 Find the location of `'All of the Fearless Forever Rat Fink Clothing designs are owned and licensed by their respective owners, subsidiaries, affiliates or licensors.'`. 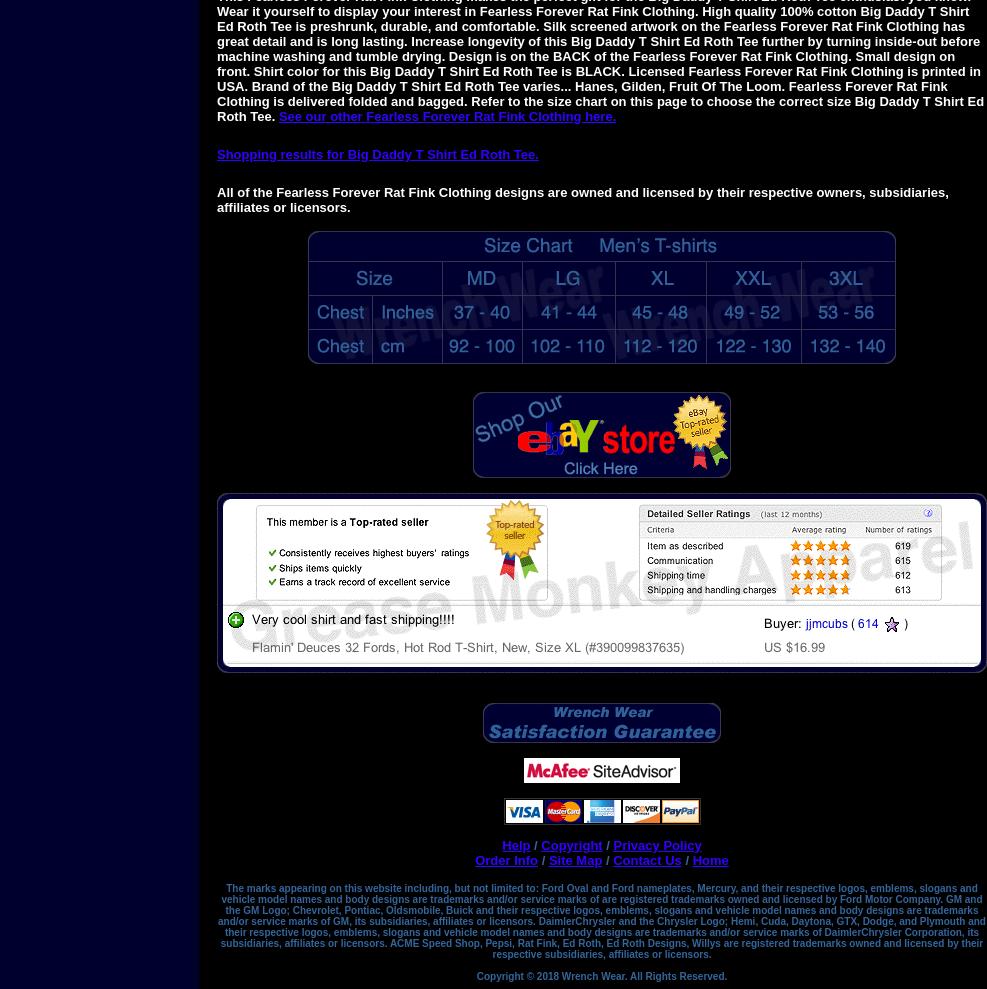

'All of the Fearless Forever Rat Fink Clothing designs are owned and licensed by their respective owners, subsidiaries, affiliates or licensors.' is located at coordinates (581, 198).